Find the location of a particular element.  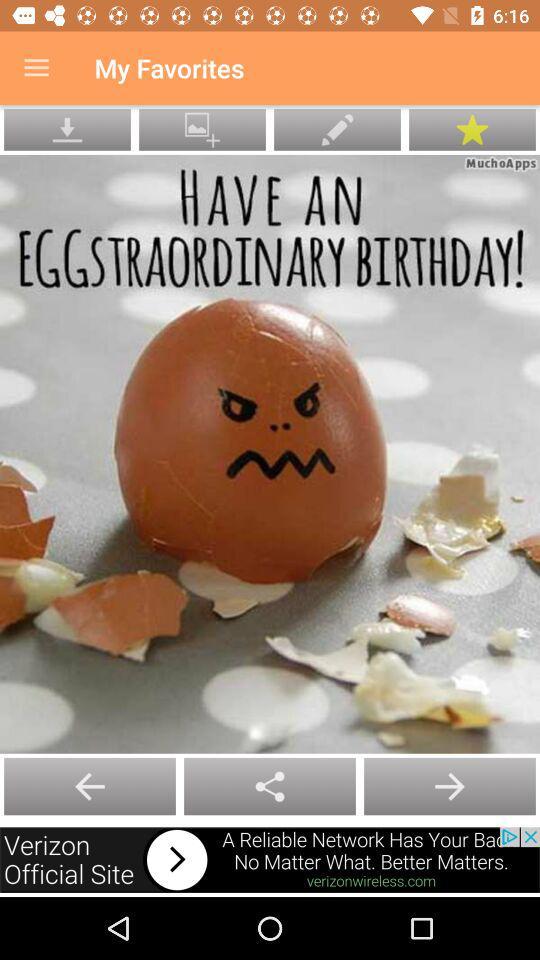

advertisement is located at coordinates (270, 859).